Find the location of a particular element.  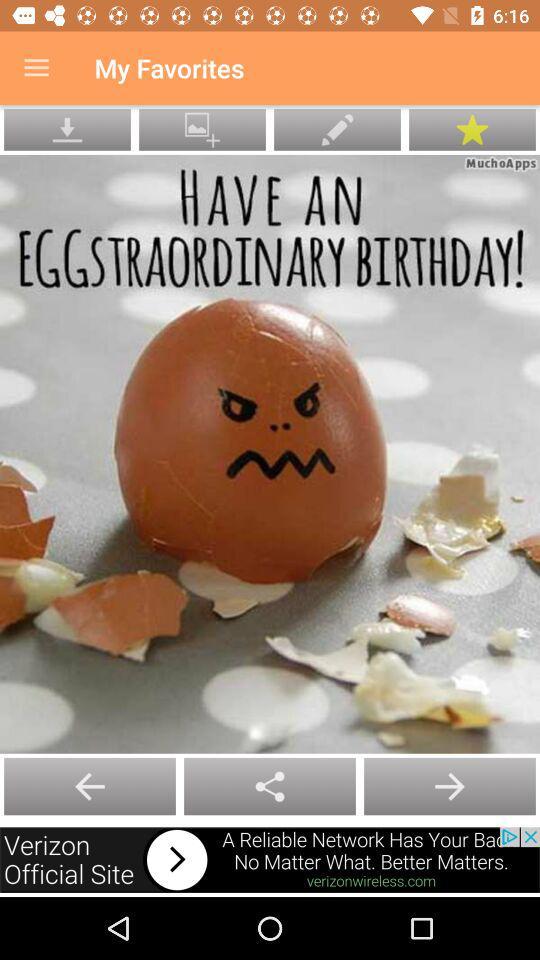

advertisement is located at coordinates (270, 859).